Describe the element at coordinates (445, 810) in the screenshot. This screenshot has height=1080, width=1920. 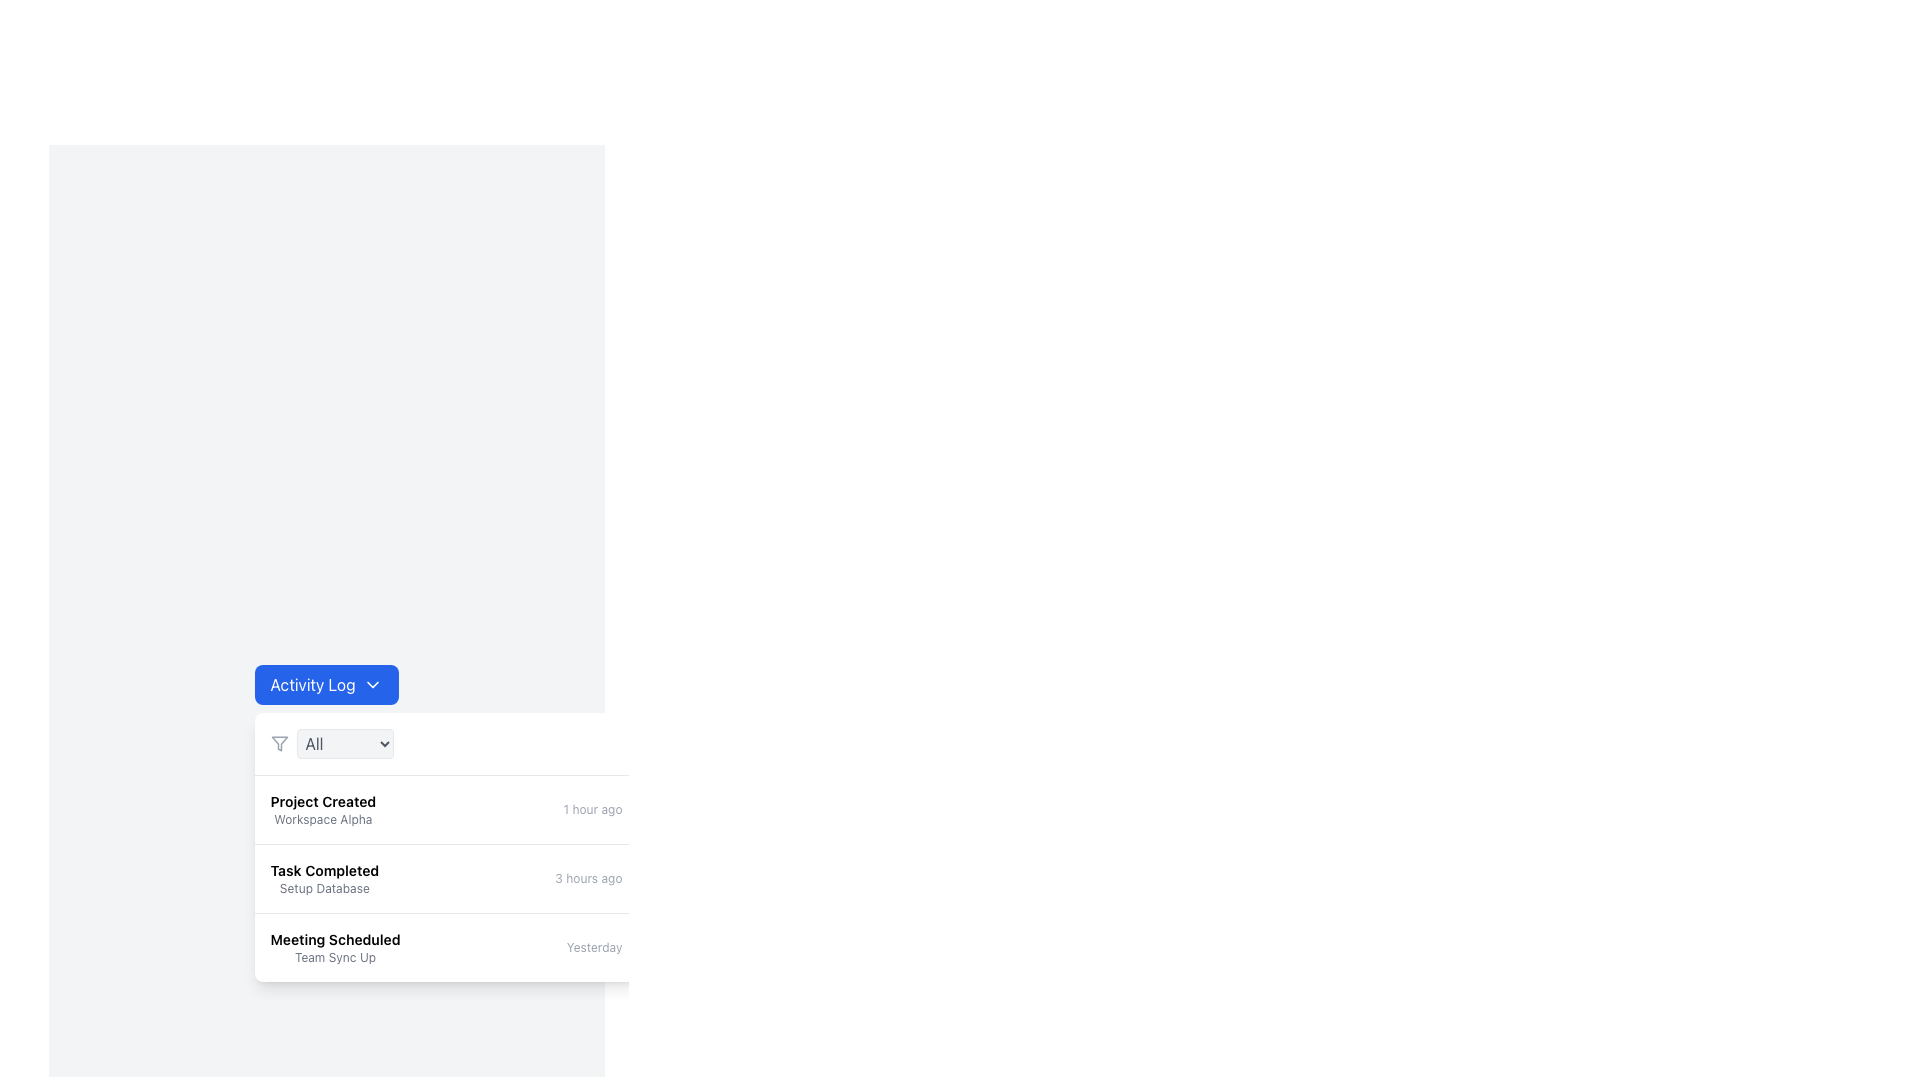
I see `the first entry in the activity log list, which summarizes an activity including title, workspace, and timestamp` at that location.